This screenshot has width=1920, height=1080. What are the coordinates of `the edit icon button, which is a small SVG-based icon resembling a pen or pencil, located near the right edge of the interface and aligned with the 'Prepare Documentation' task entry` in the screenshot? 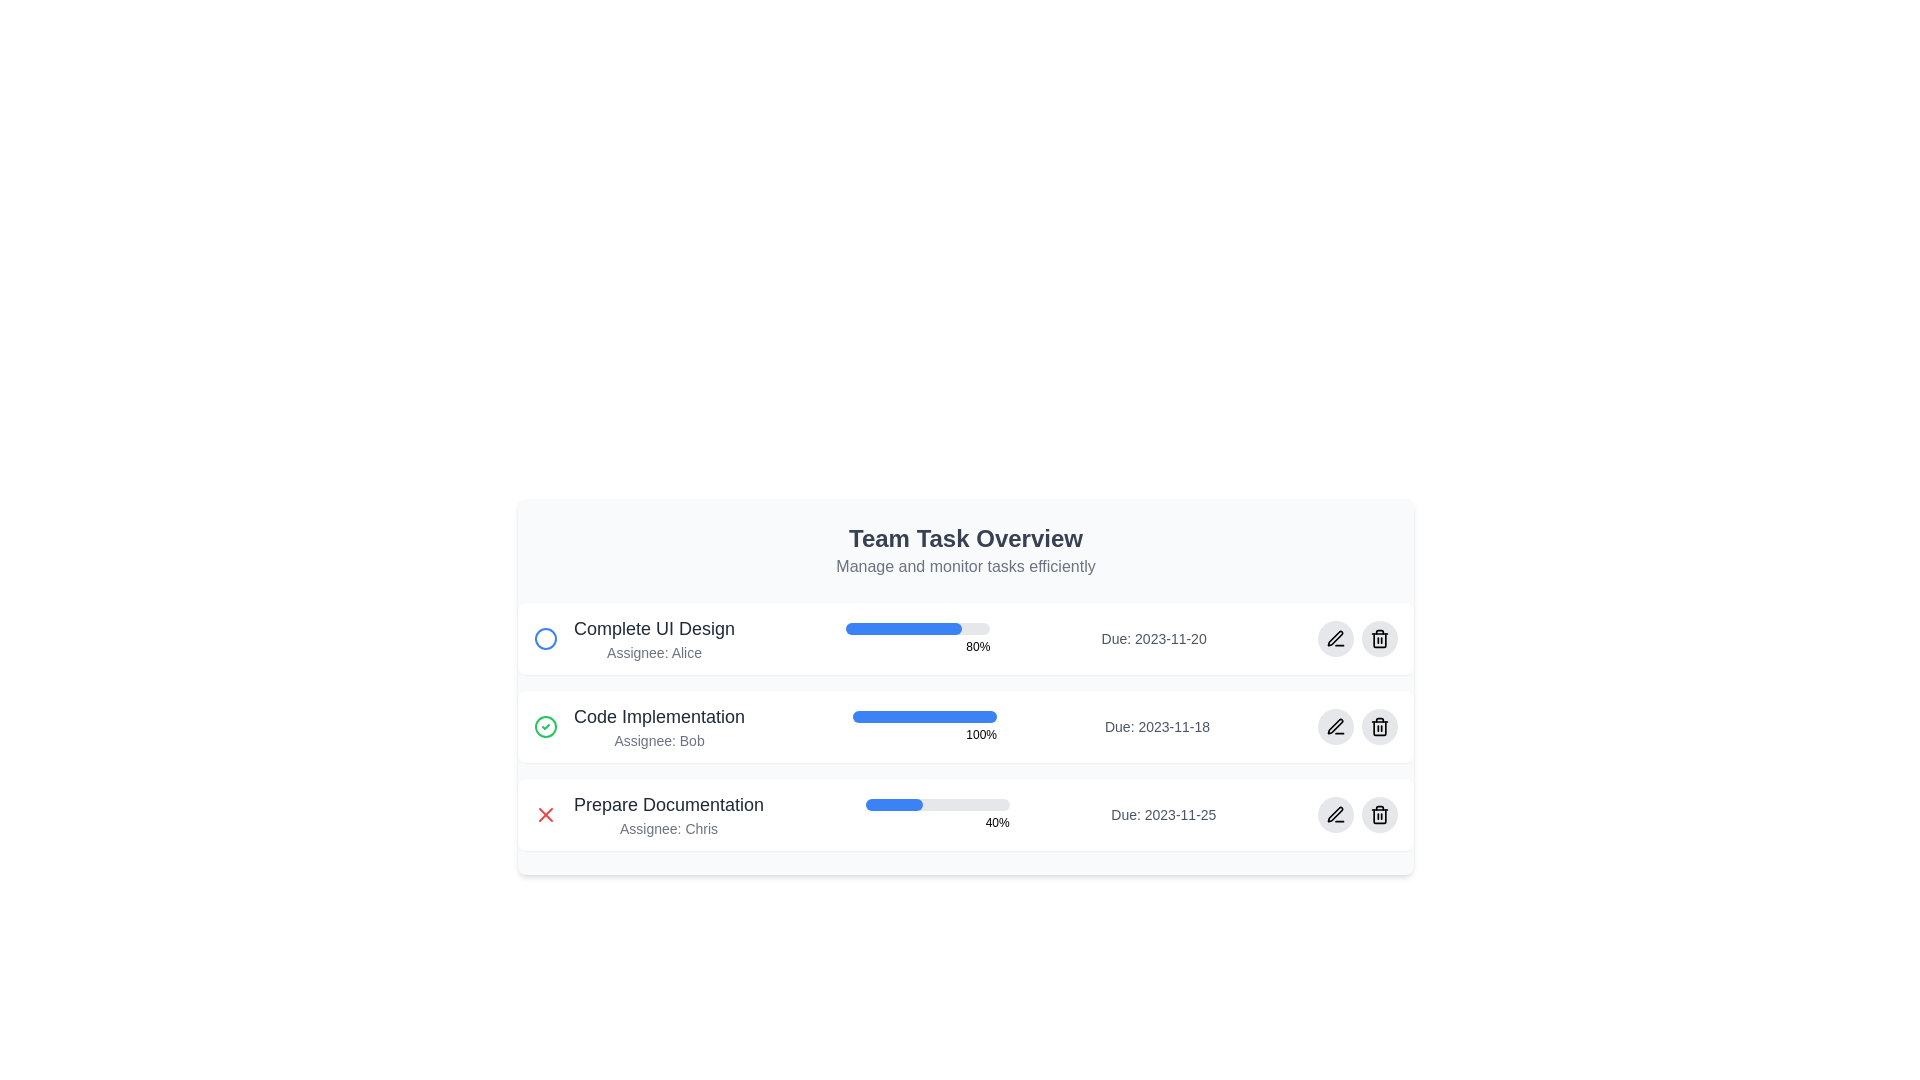 It's located at (1335, 814).